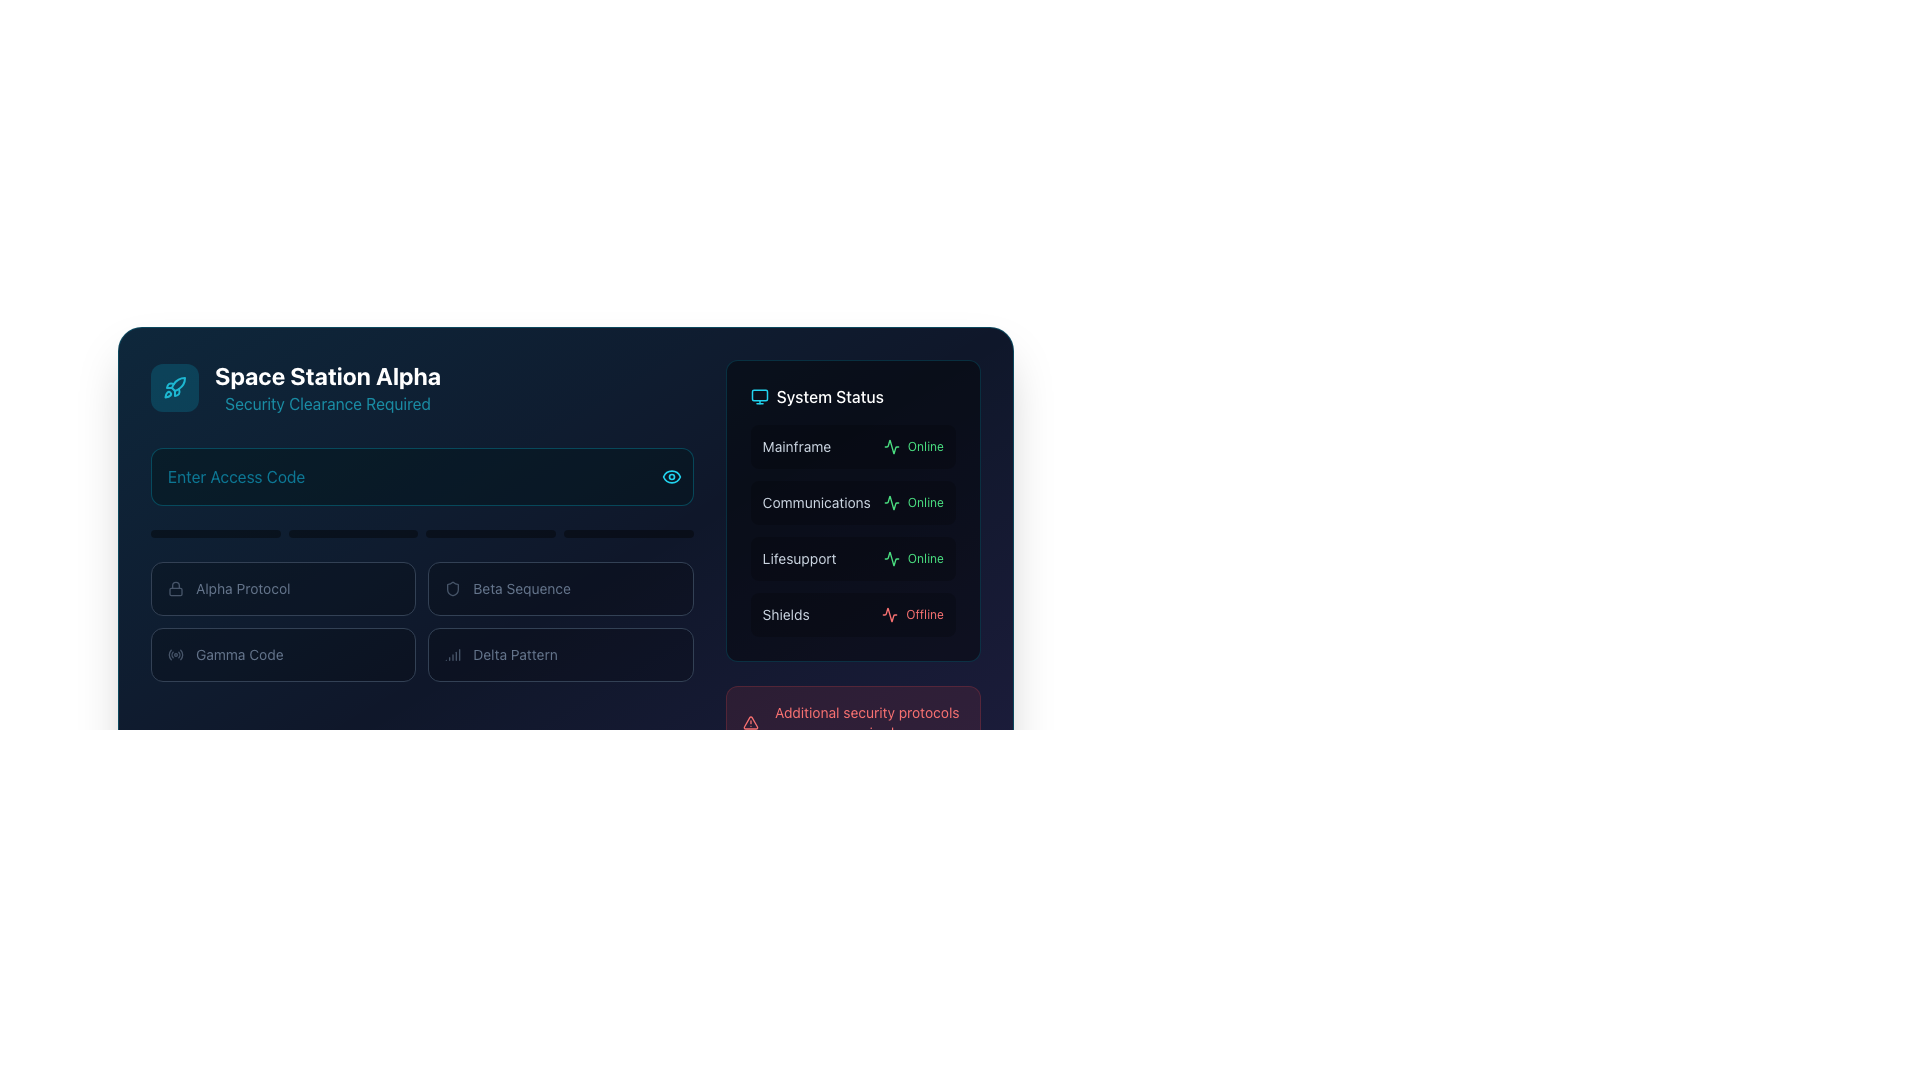  I want to click on the 'Beta Sequence' button, which is a rectangular button with rounded corners, located under the 'Enter Access Code' section, immediately to the right of 'Alpha Protocol', so click(560, 588).